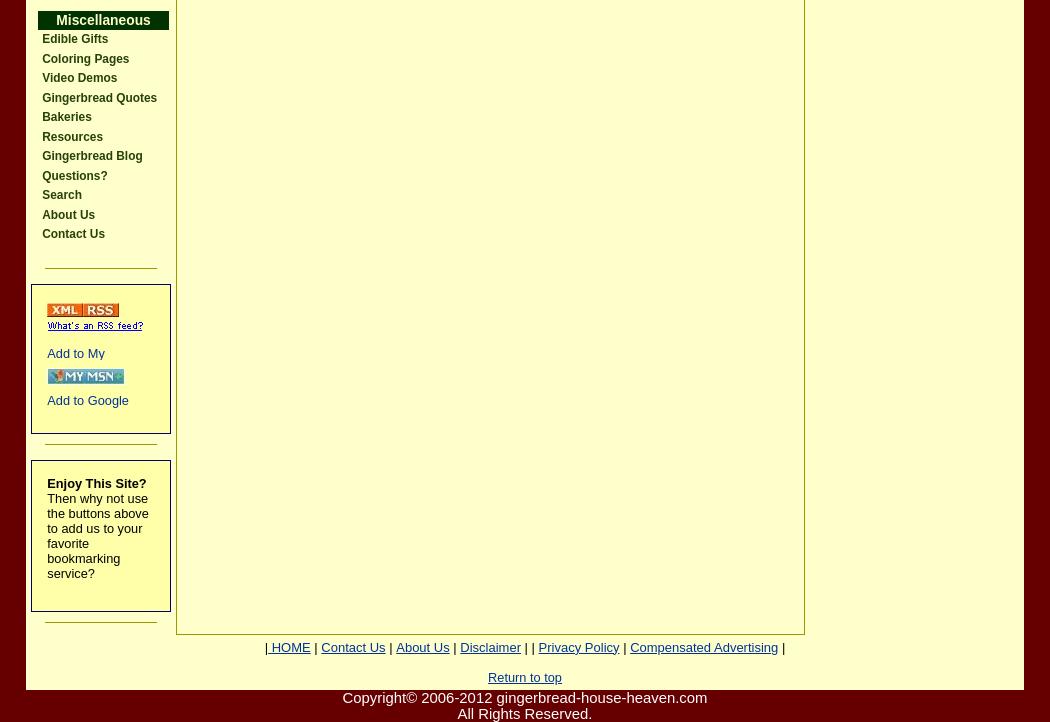 Image resolution: width=1050 pixels, height=722 pixels. What do you see at coordinates (73, 175) in the screenshot?
I see `'Questions?'` at bounding box center [73, 175].